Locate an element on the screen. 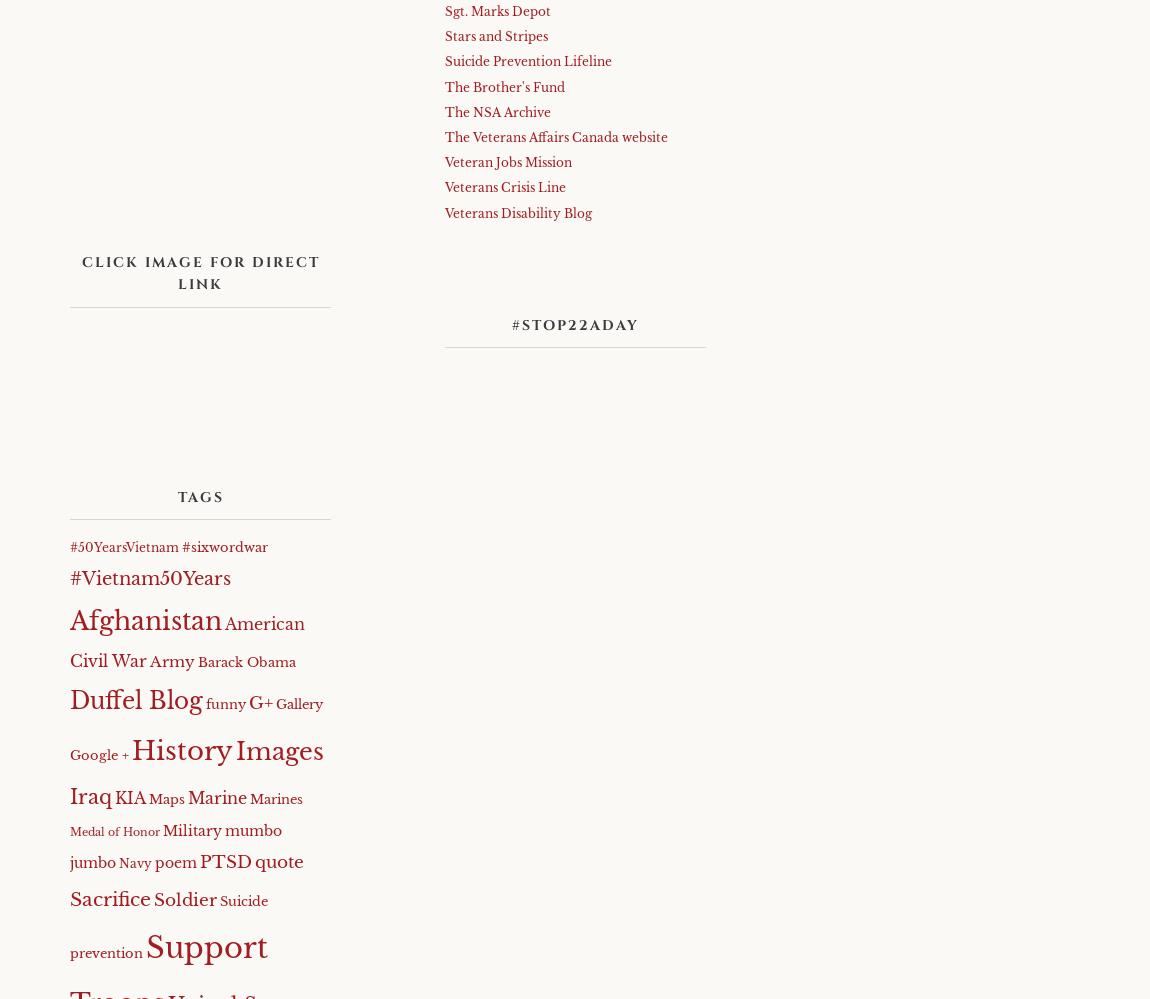 Image resolution: width=1150 pixels, height=999 pixels. 'Maps' is located at coordinates (165, 799).